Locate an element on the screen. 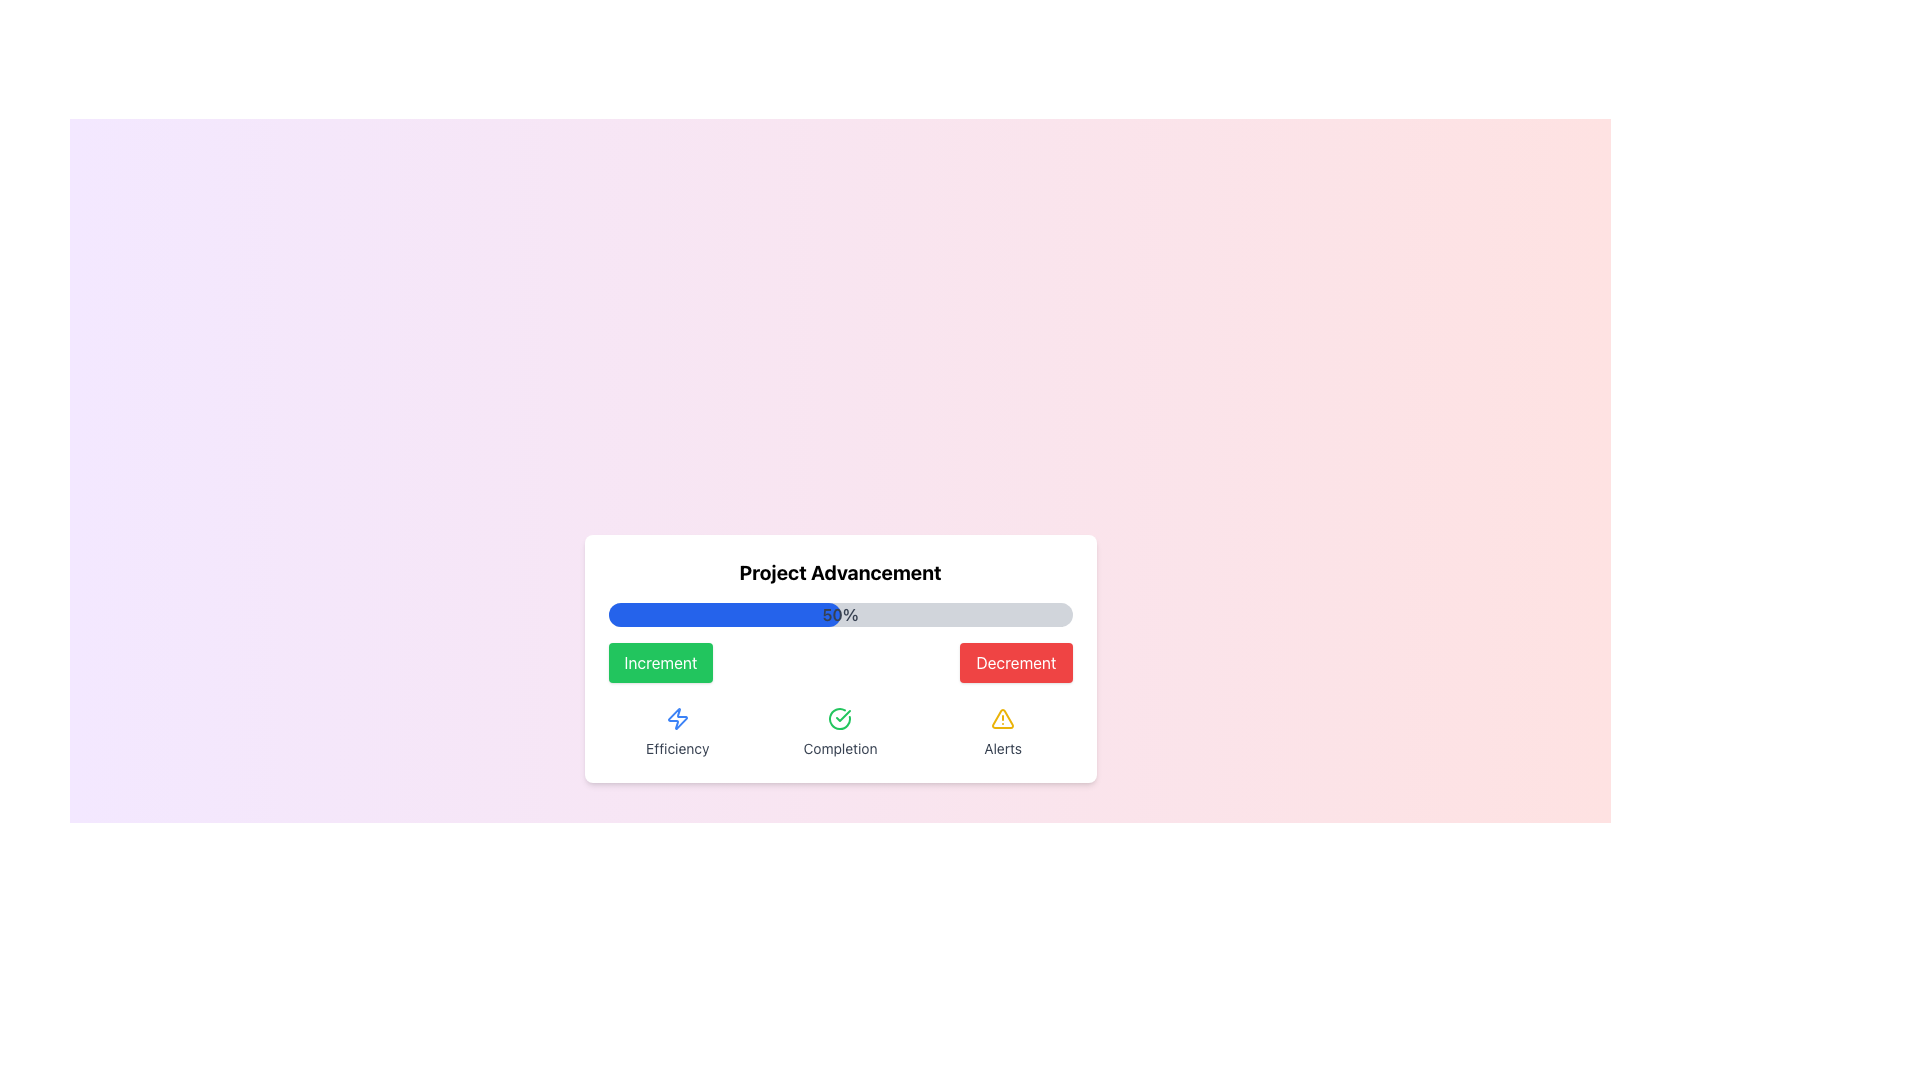 This screenshot has width=1920, height=1080. small green checkmark icon within its circular frame, located centrally beneath the progress bar and above the 'Completion' label is located at coordinates (844, 715).